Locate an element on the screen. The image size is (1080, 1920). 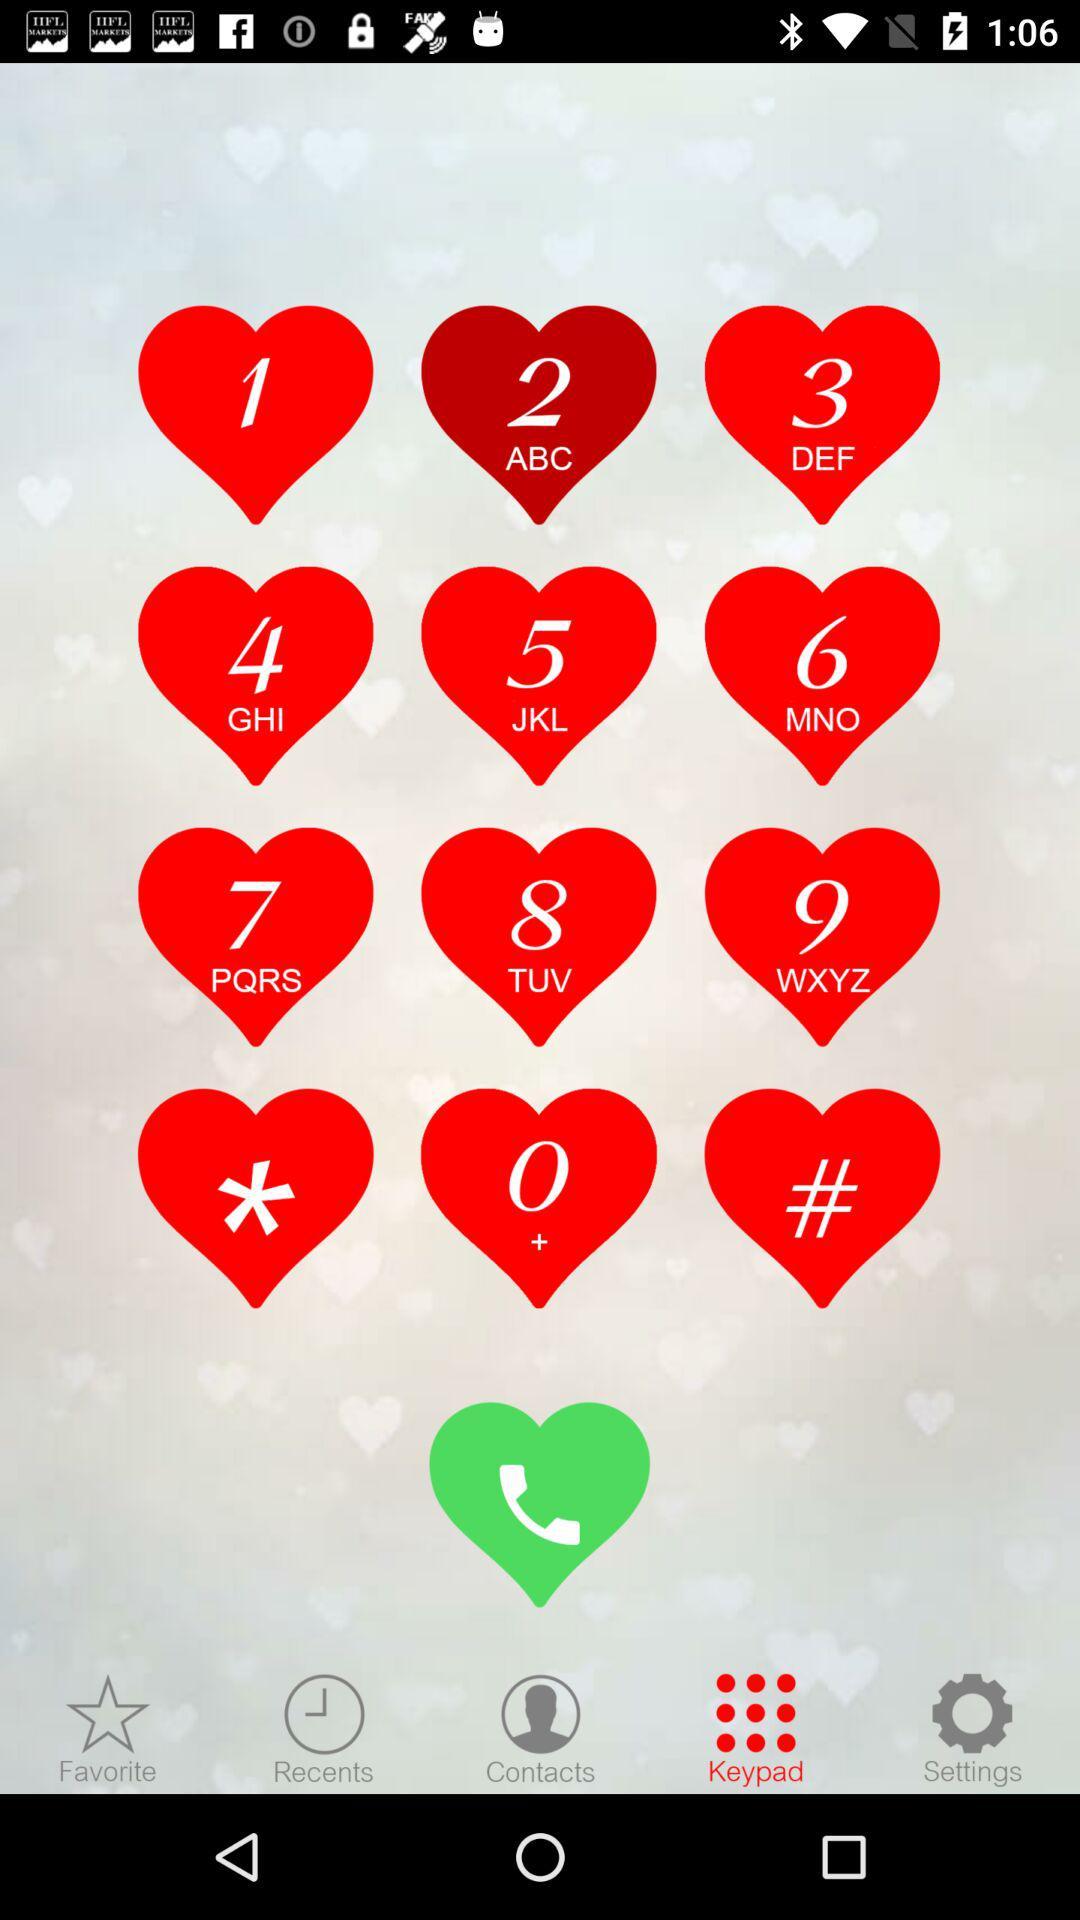
the dialpad icon is located at coordinates (756, 1728).